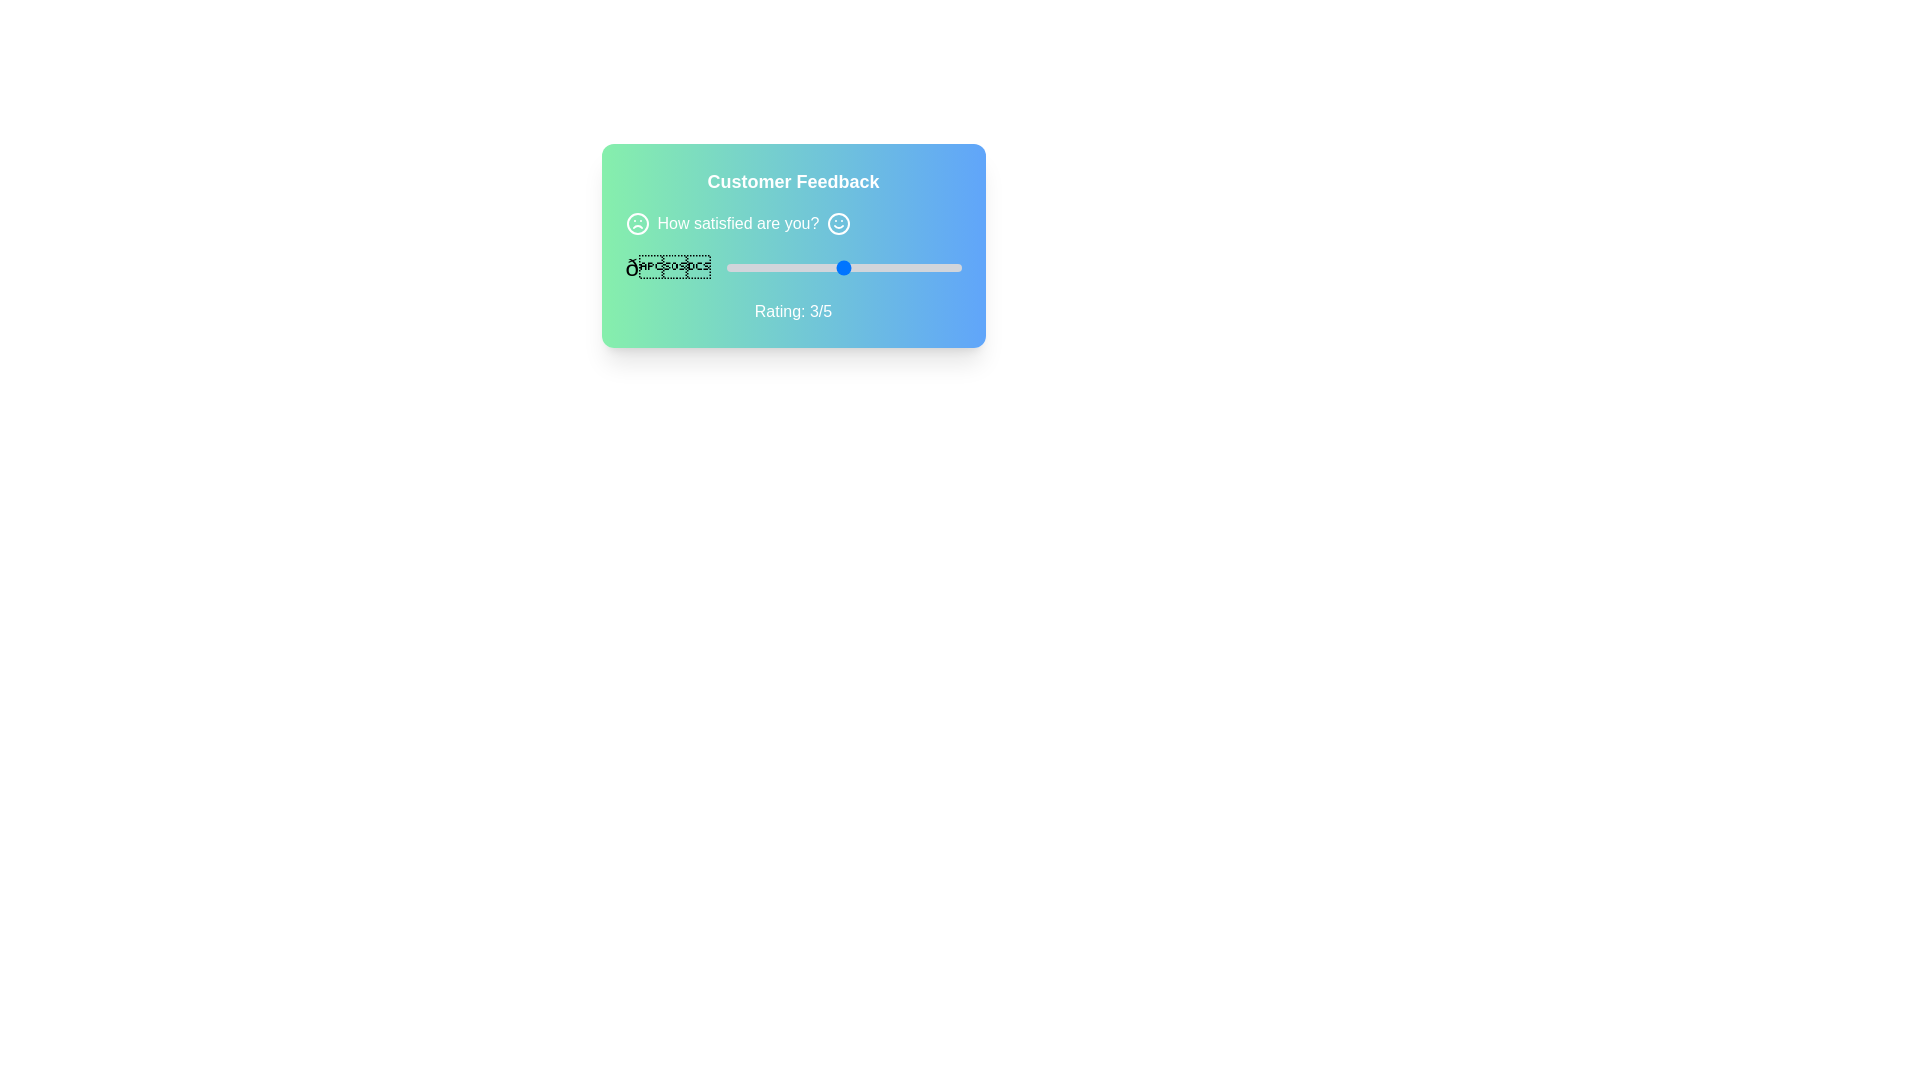 The image size is (1920, 1080). What do you see at coordinates (844, 266) in the screenshot?
I see `the slider value` at bounding box center [844, 266].